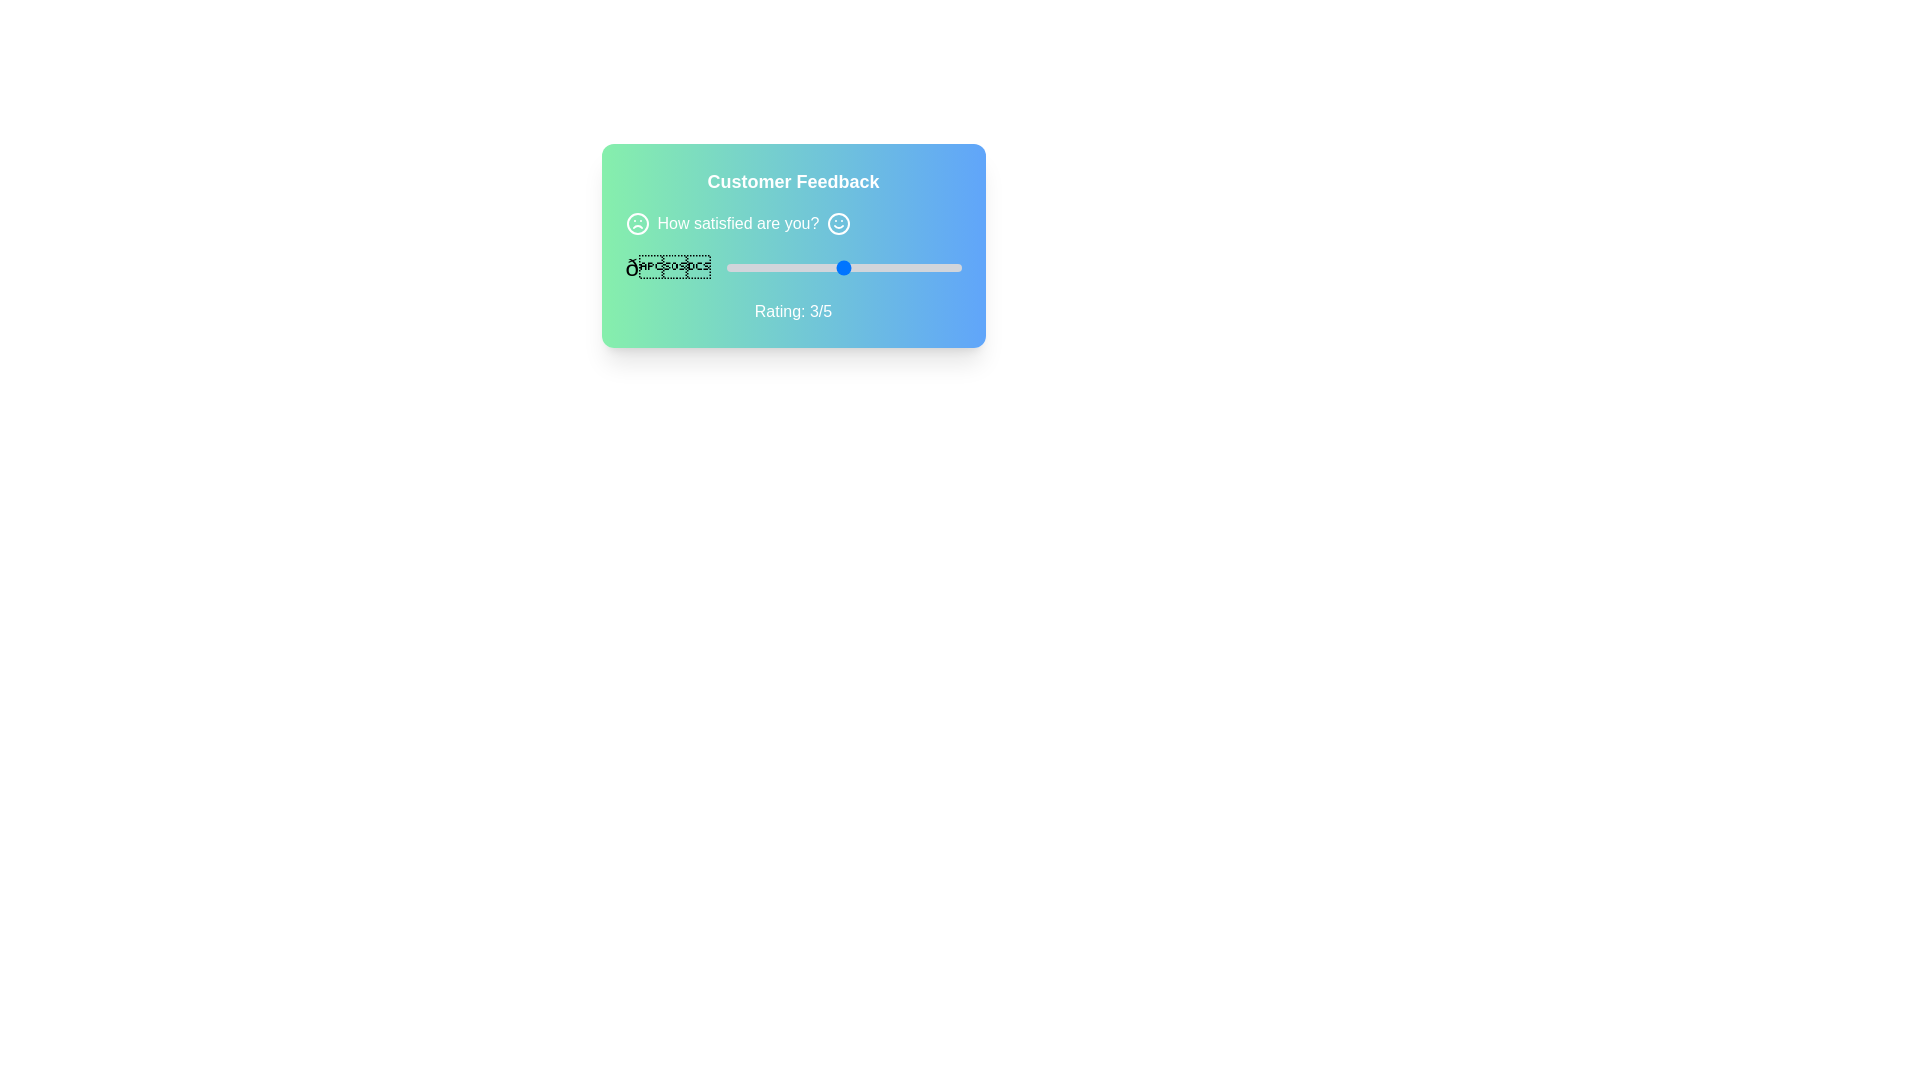 The image size is (1920, 1080). What do you see at coordinates (844, 266) in the screenshot?
I see `the slider value` at bounding box center [844, 266].